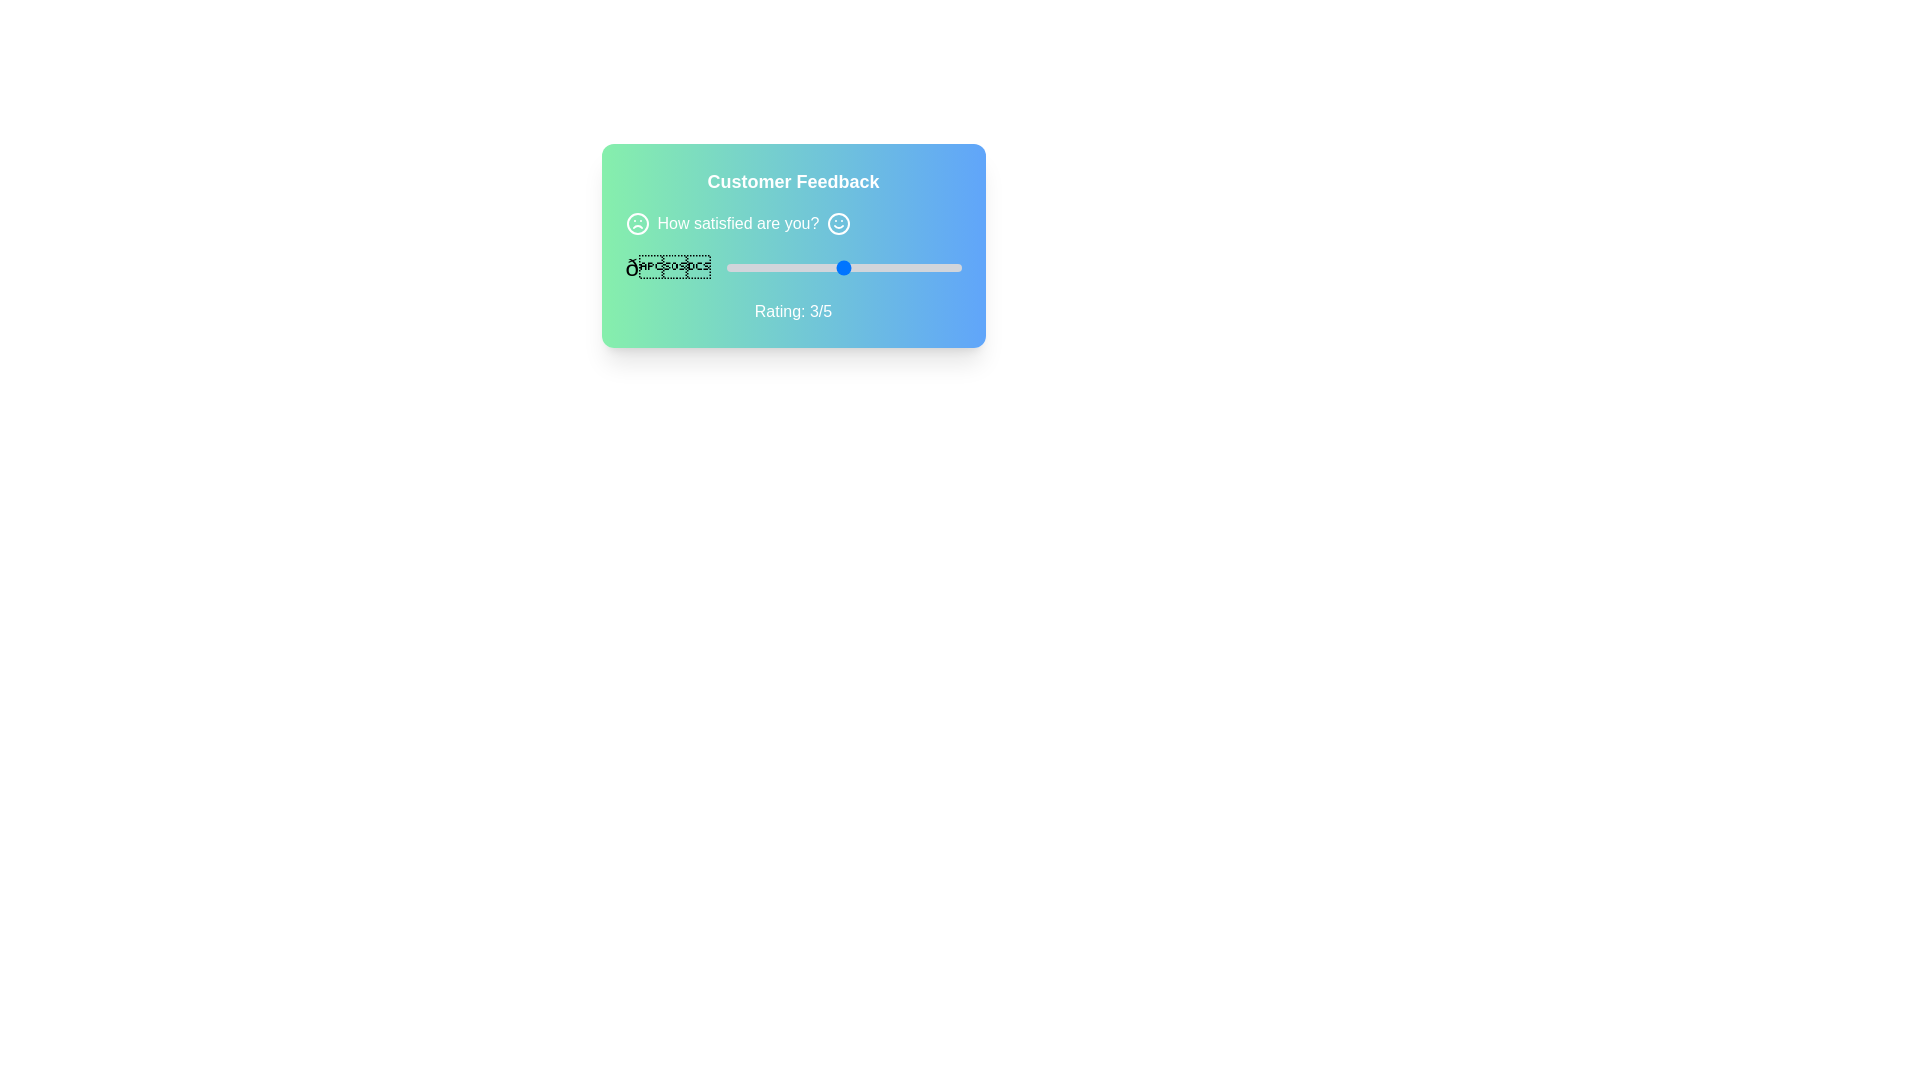 The image size is (1920, 1080). What do you see at coordinates (844, 266) in the screenshot?
I see `the slider value` at bounding box center [844, 266].